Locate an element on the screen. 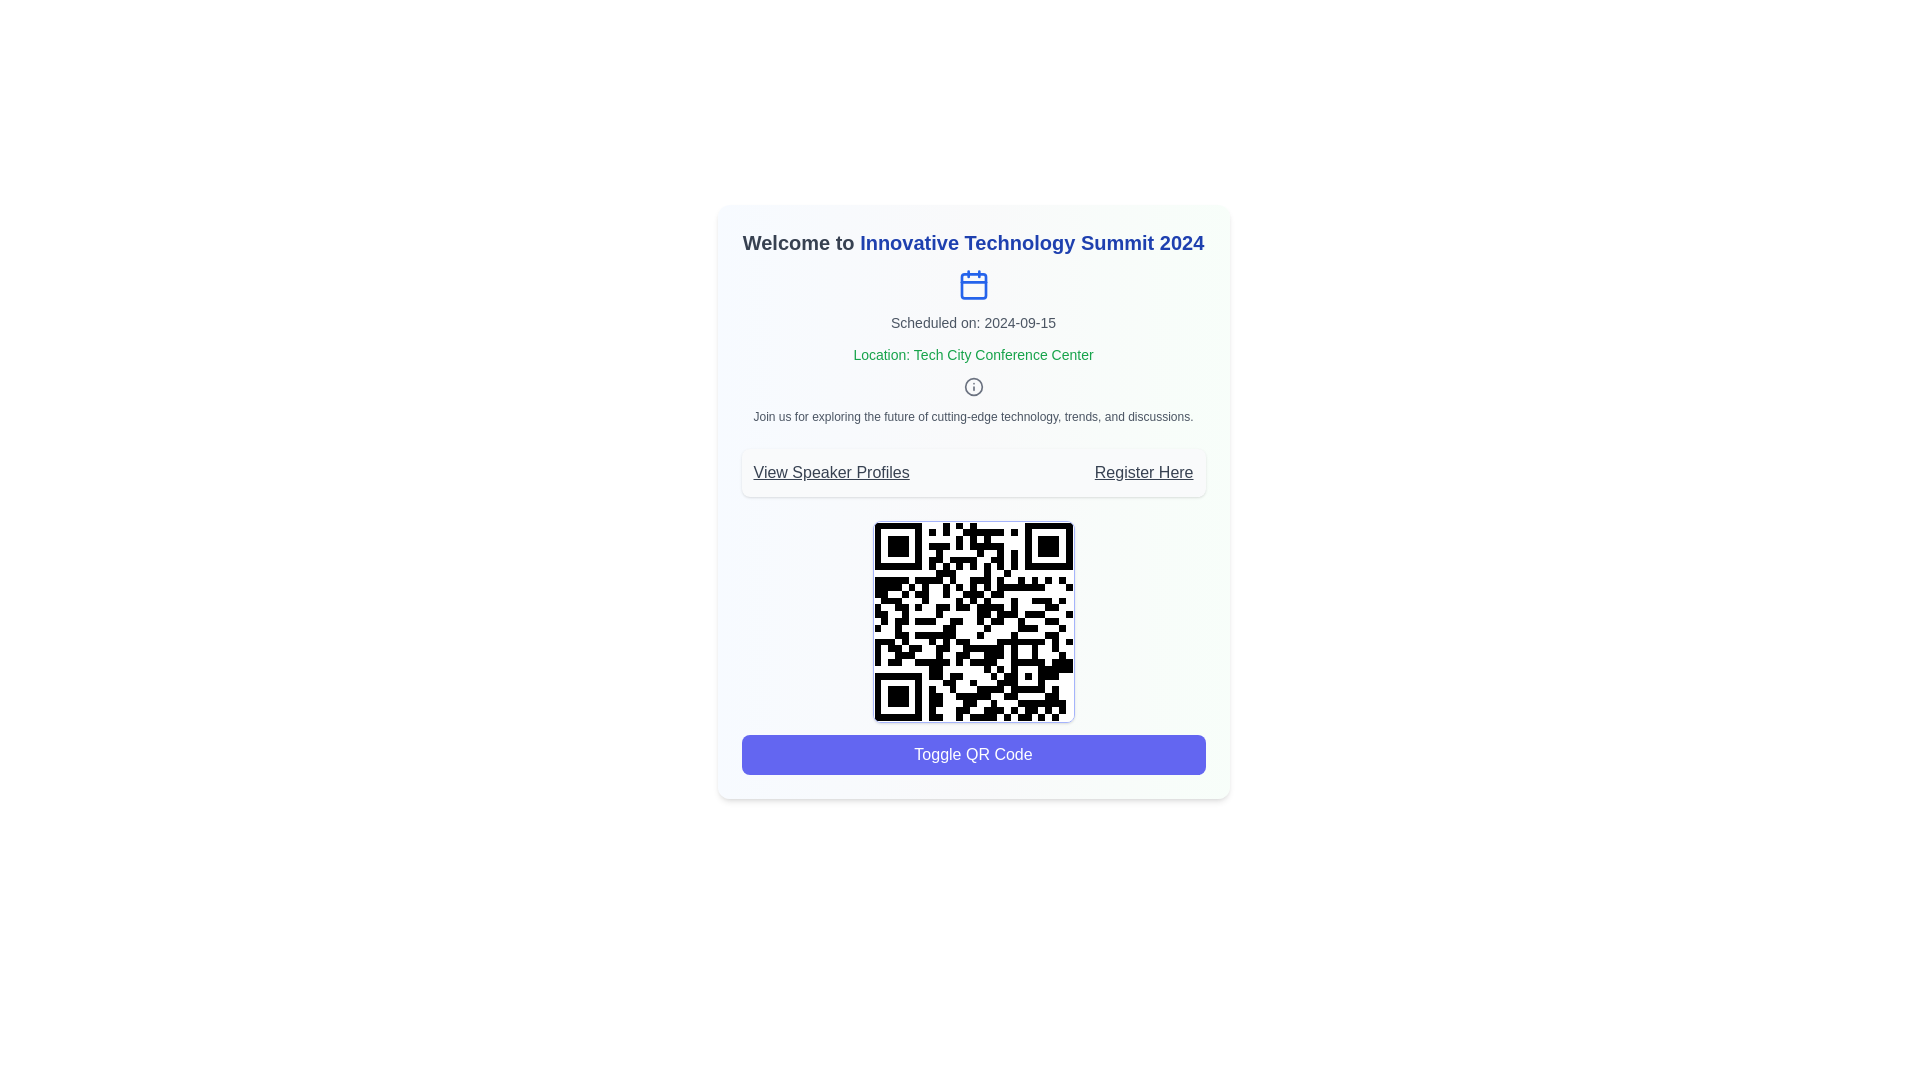 The width and height of the screenshot is (1920, 1080). the decorative SVG circle element that is part of an icon, located near the header text and below a colored location text is located at coordinates (973, 386).